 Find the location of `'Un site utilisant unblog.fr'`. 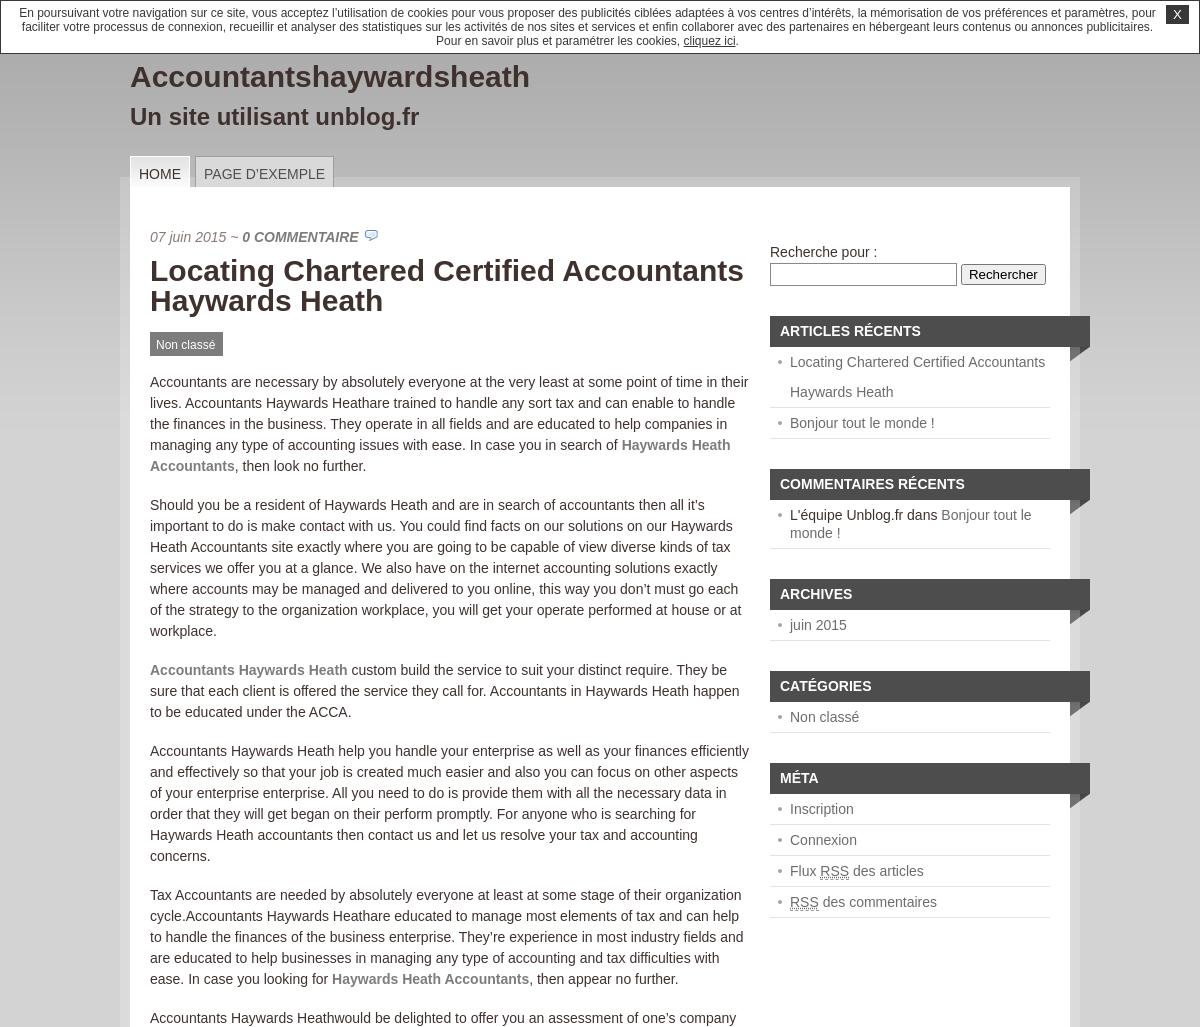

'Un site utilisant unblog.fr' is located at coordinates (273, 116).